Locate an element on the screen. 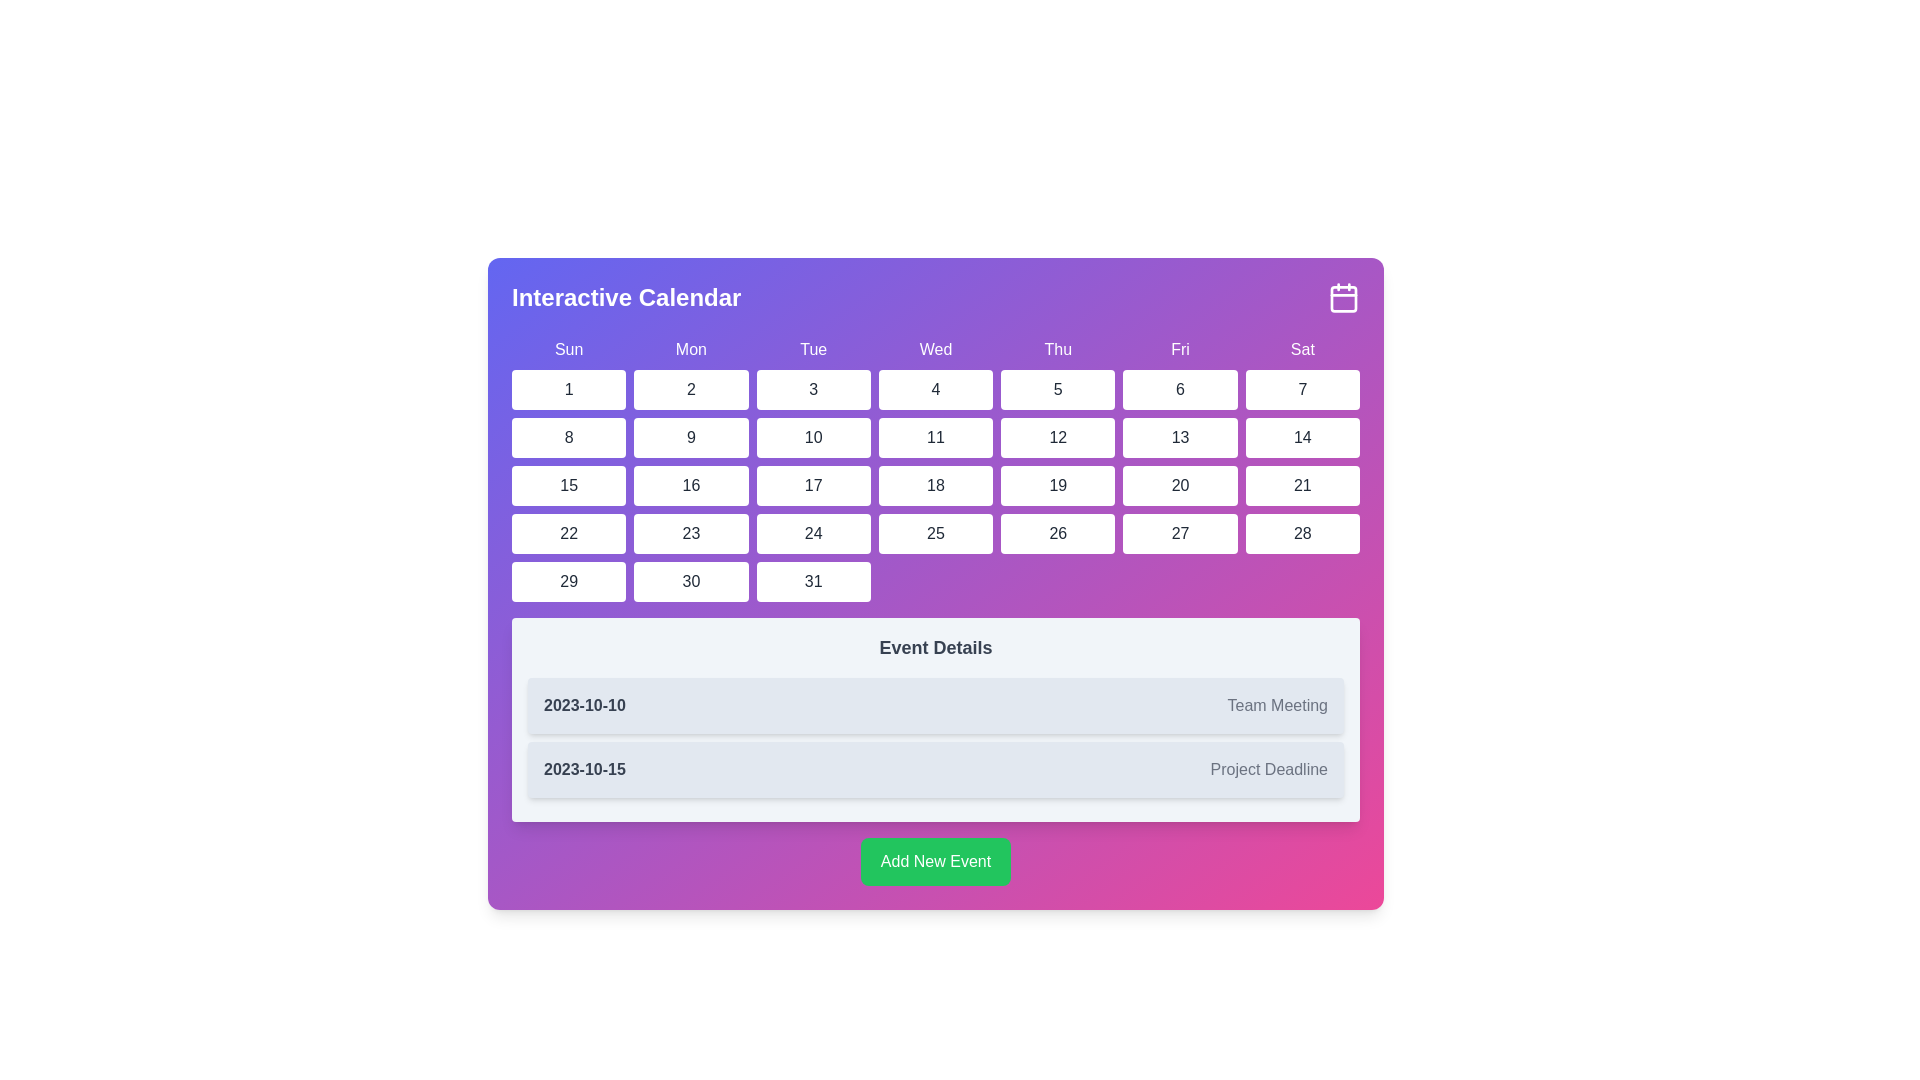 Image resolution: width=1920 pixels, height=1080 pixels. the static text label displaying 'Tue', which is the third header item in the weekly calendar grid is located at coordinates (813, 349).